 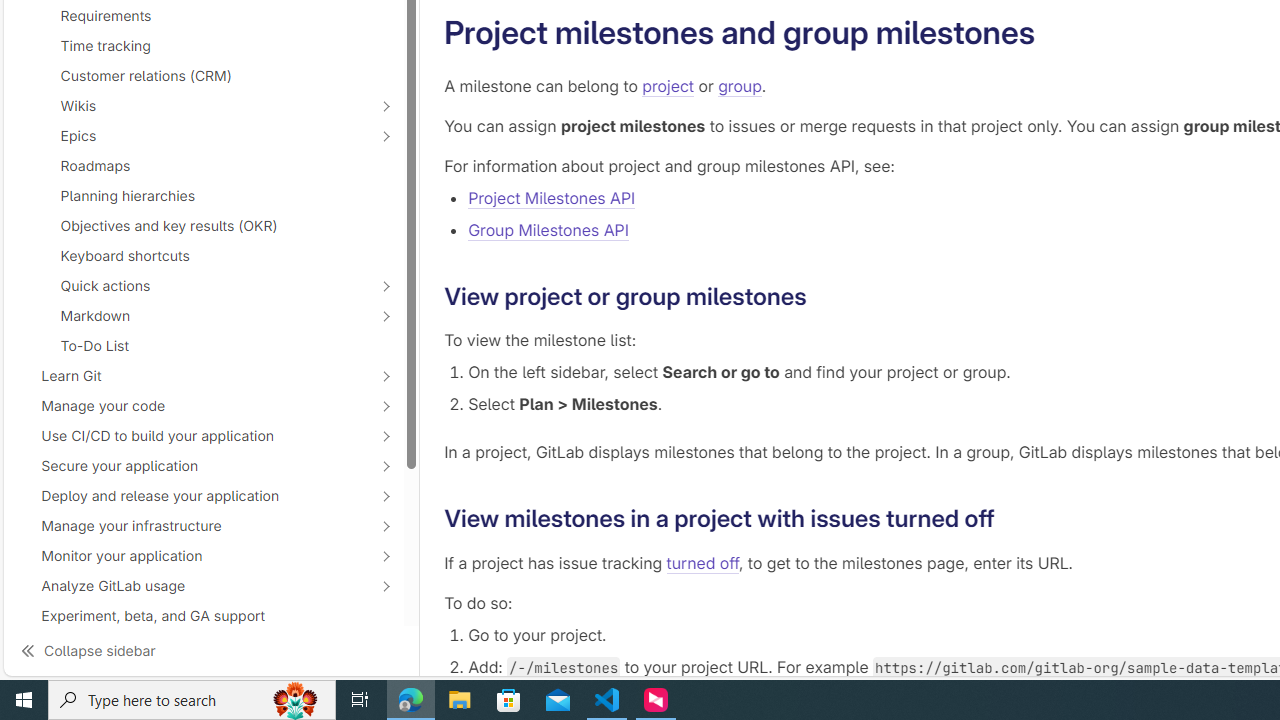 What do you see at coordinates (192, 495) in the screenshot?
I see `'Deploy and release your application'` at bounding box center [192, 495].